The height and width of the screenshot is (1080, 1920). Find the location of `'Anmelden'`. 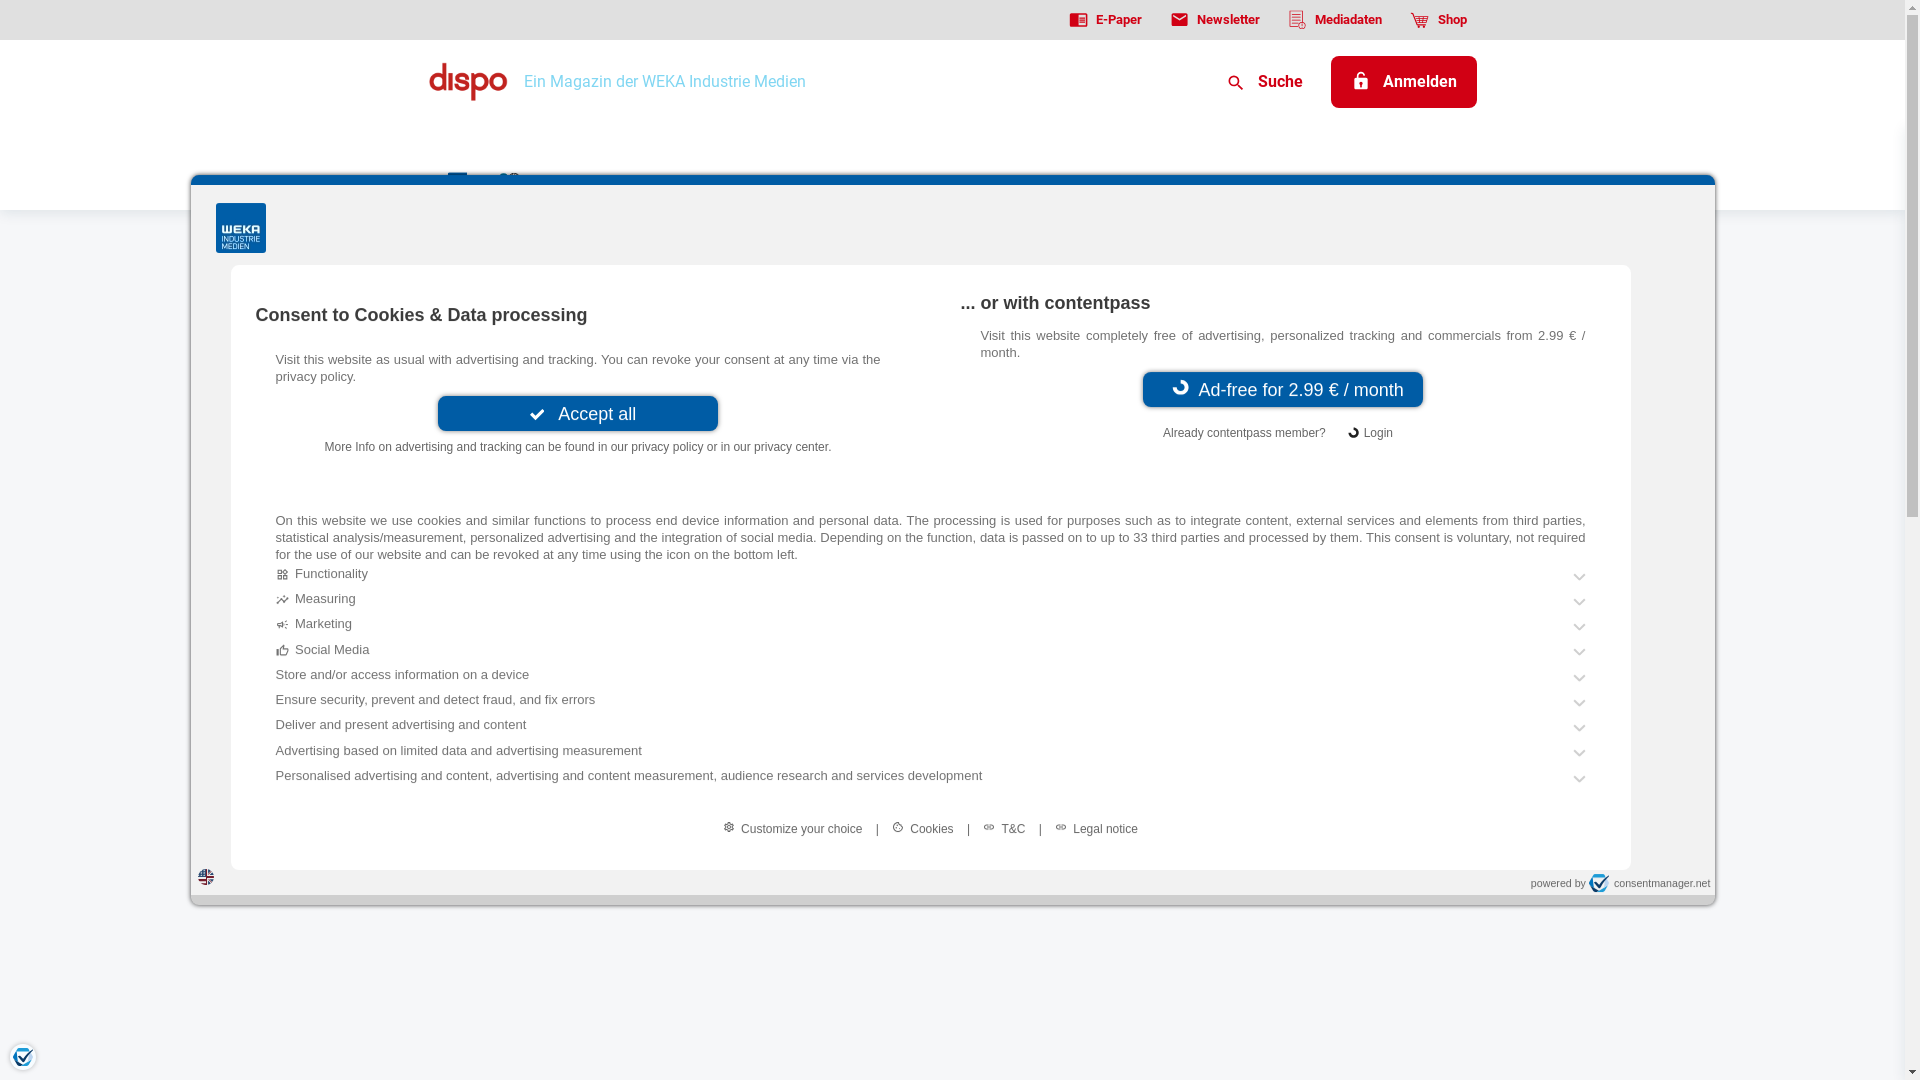

'Anmelden' is located at coordinates (1401, 80).